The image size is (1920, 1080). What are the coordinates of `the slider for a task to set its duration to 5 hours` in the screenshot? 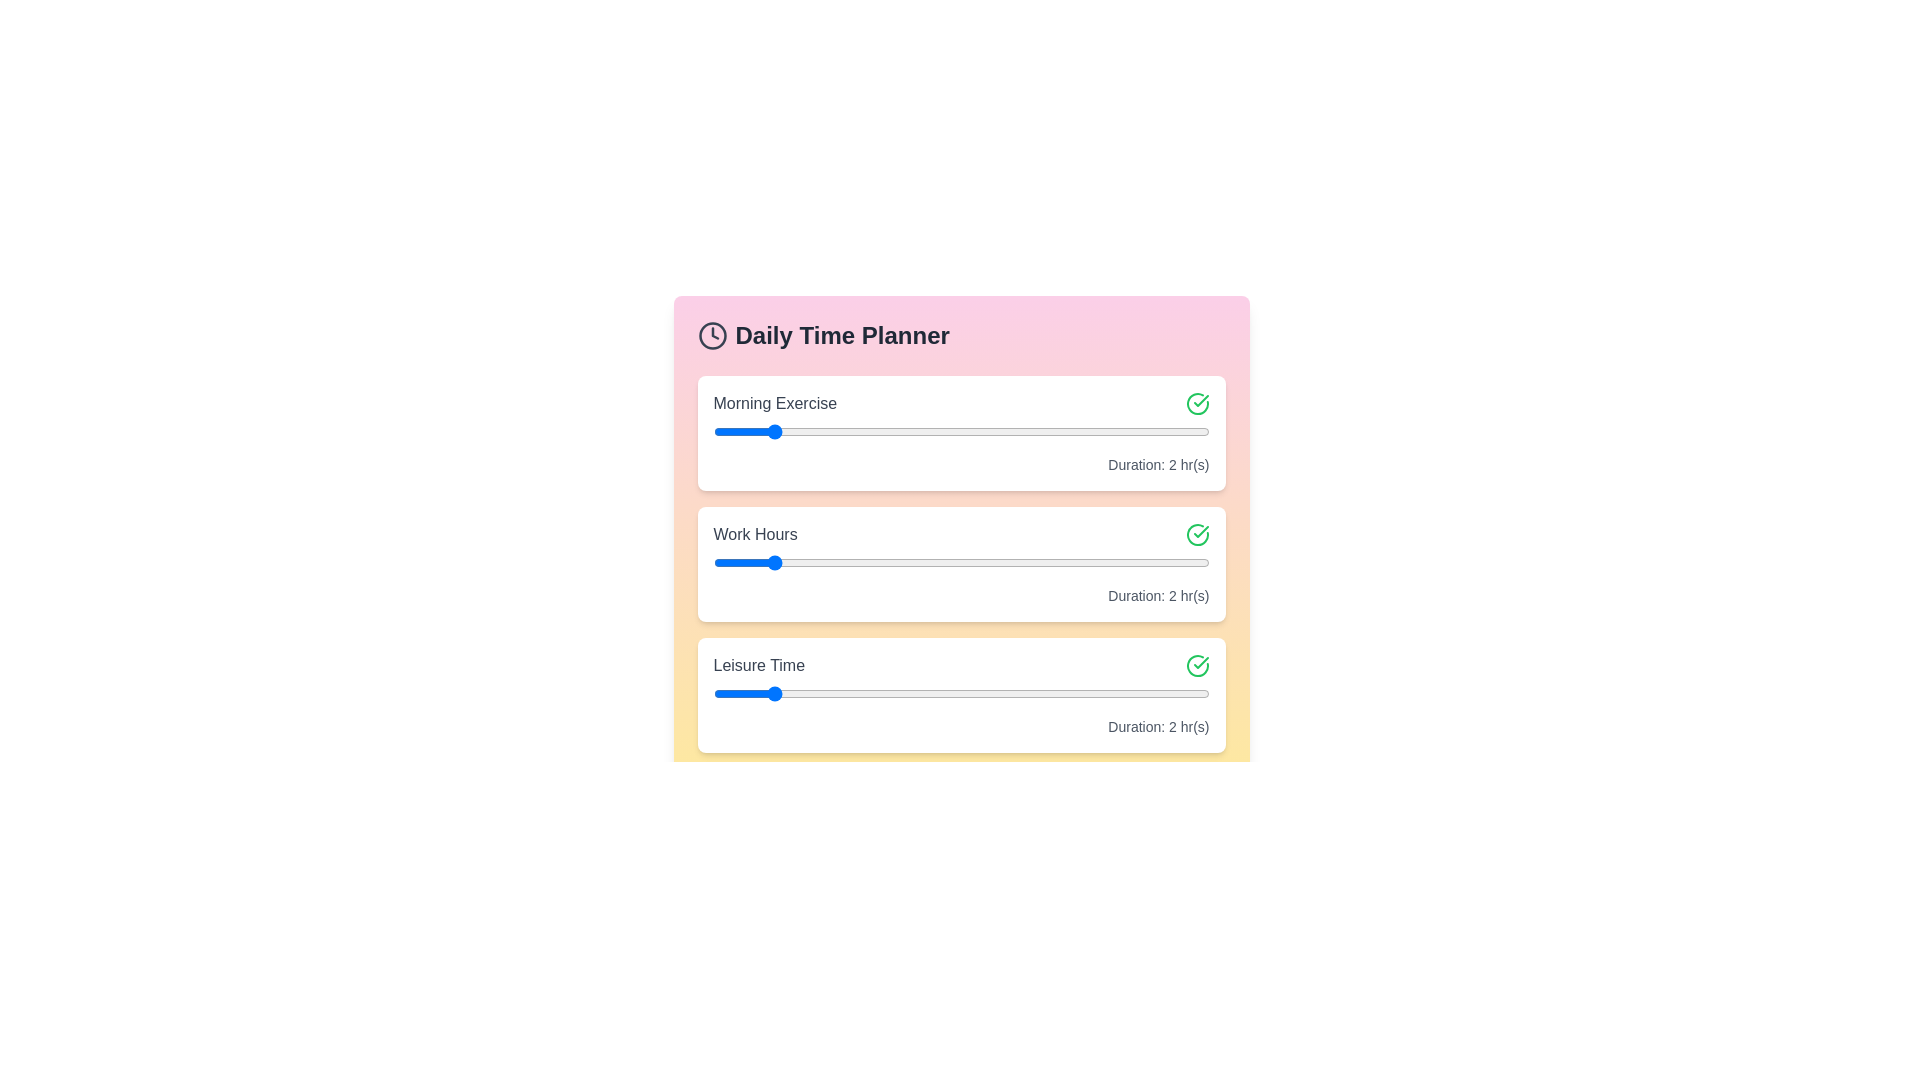 It's located at (932, 431).